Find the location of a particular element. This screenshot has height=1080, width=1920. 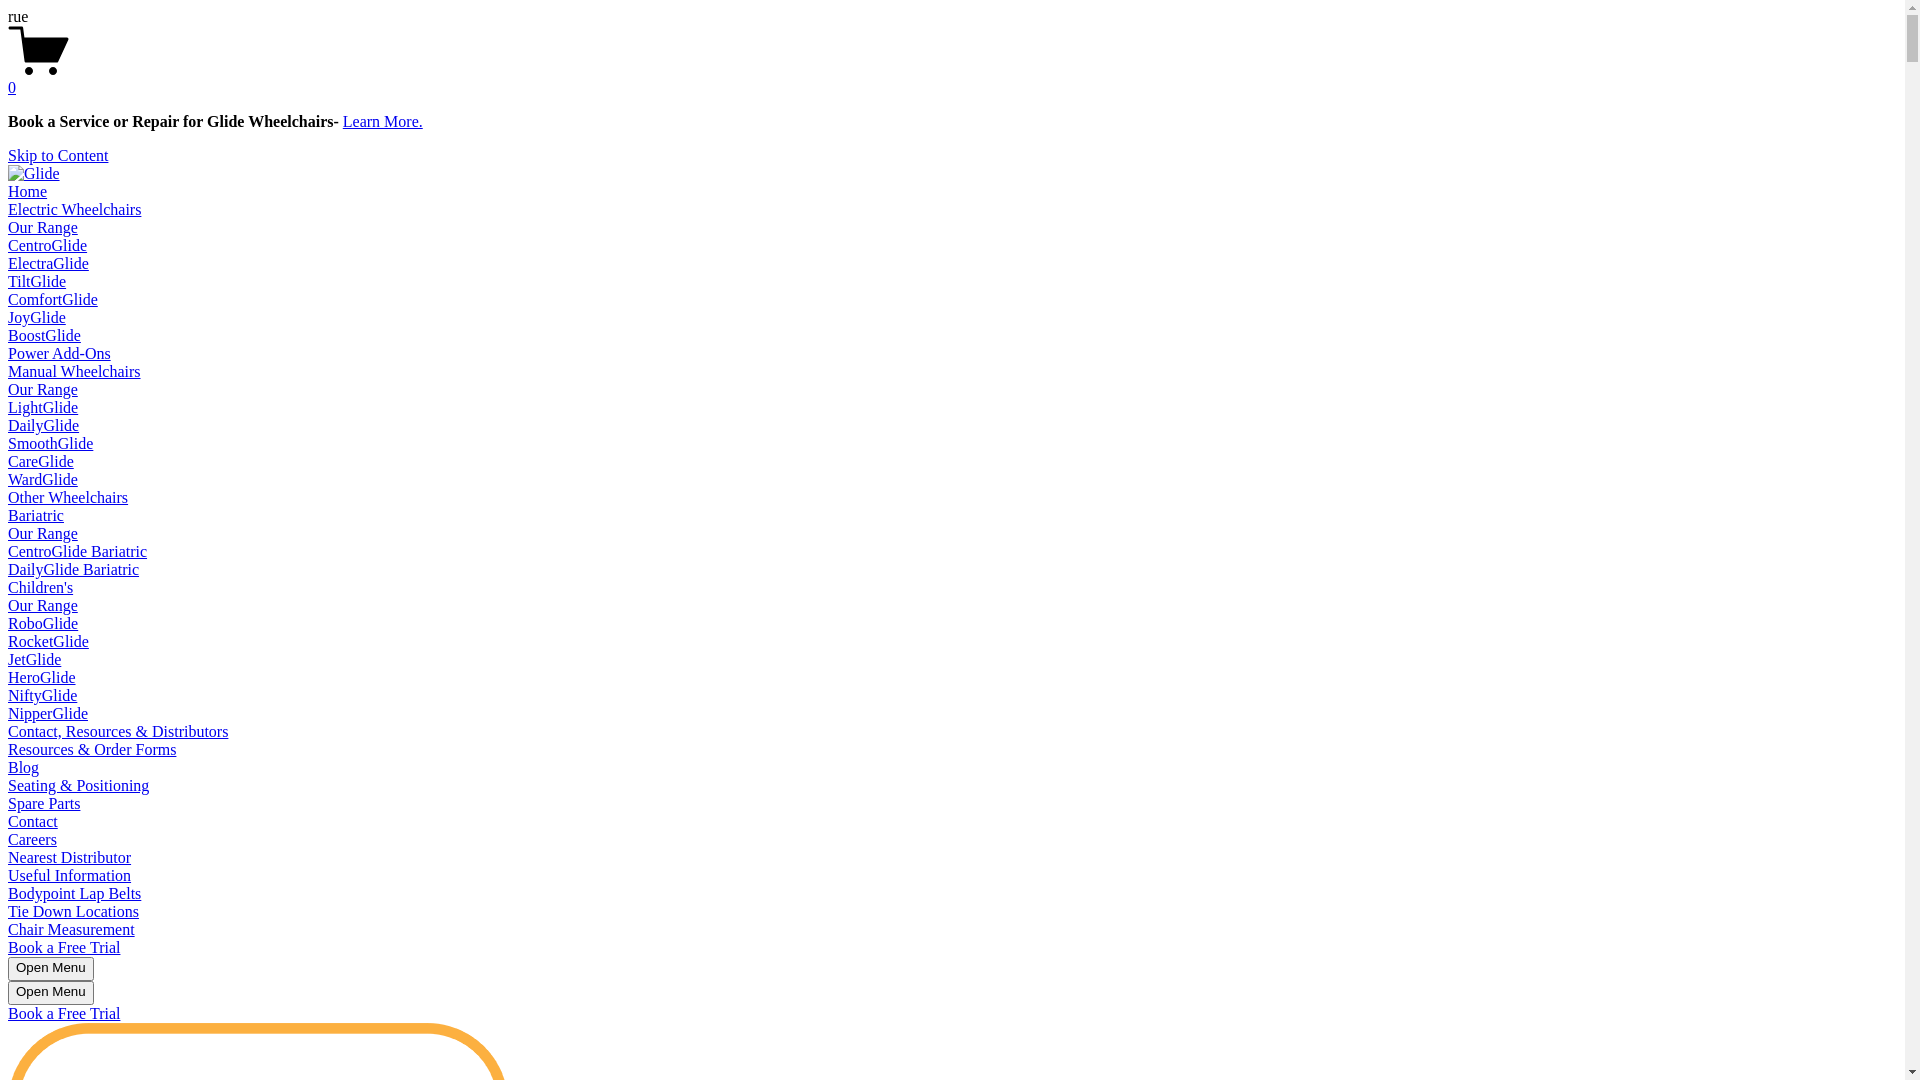

'Book a Free Trial' is located at coordinates (63, 946).